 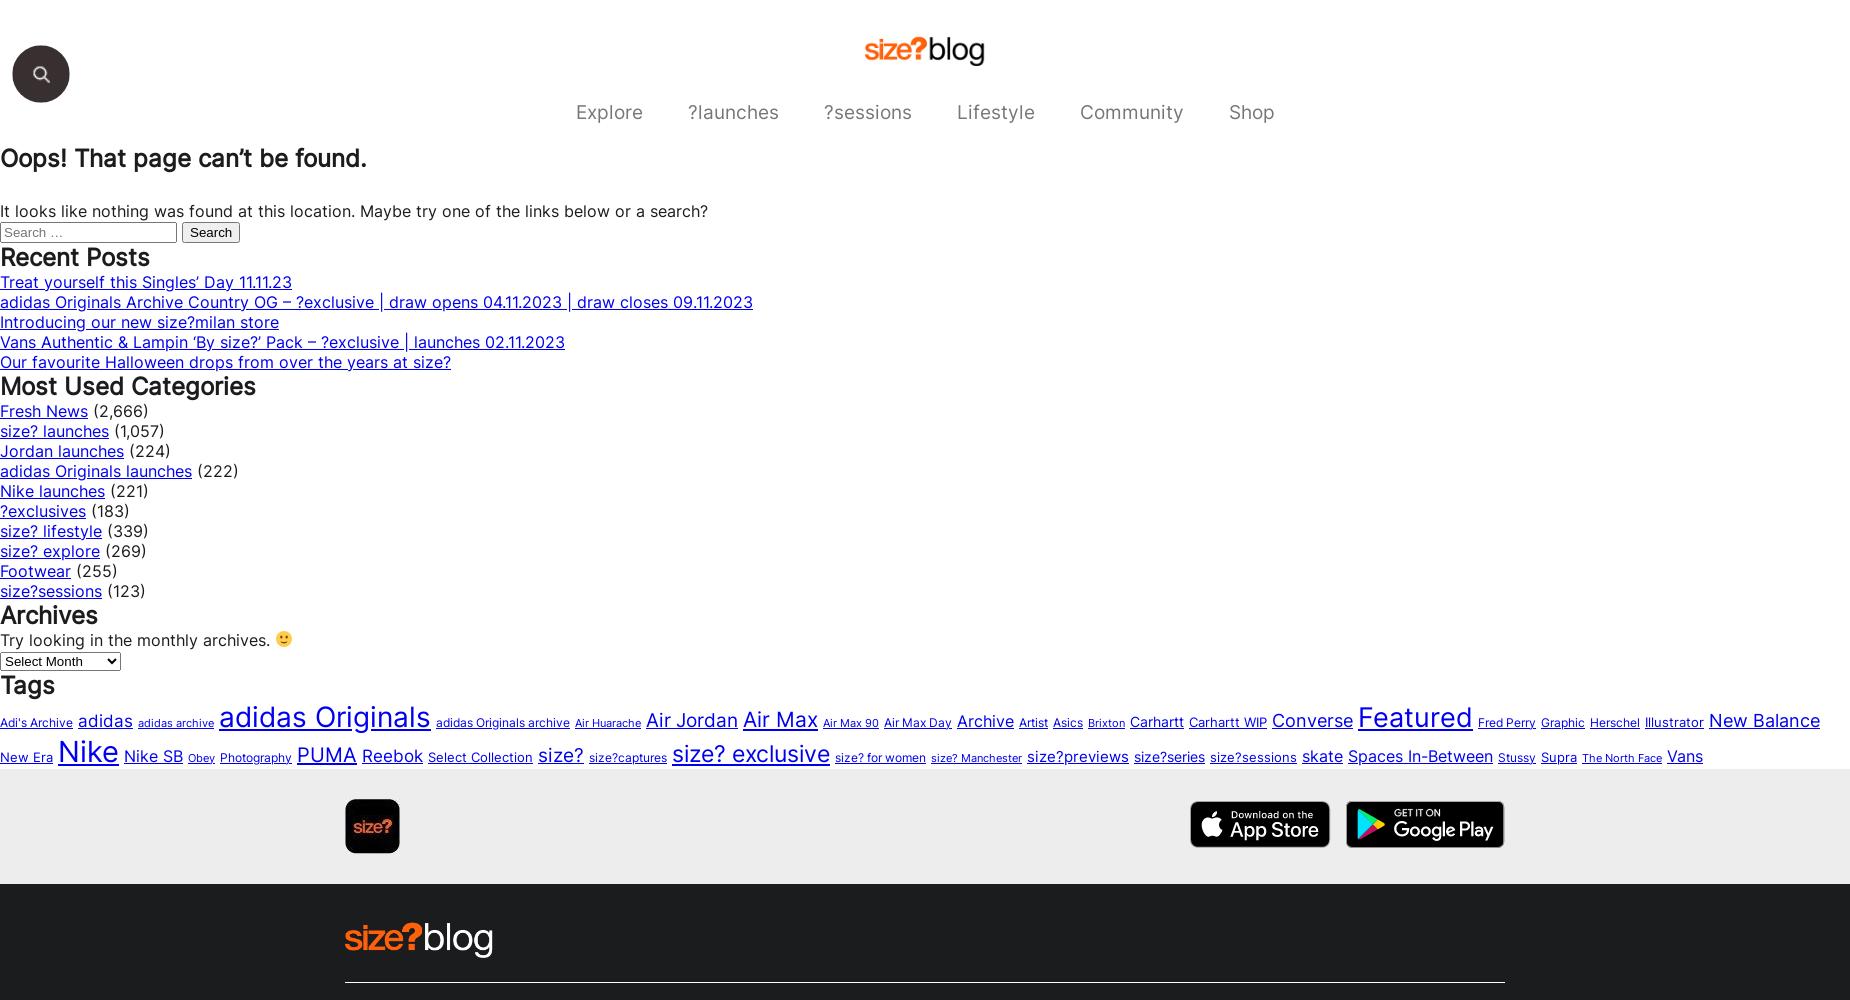 I want to click on 'size? lifestyle', so click(x=0, y=530).